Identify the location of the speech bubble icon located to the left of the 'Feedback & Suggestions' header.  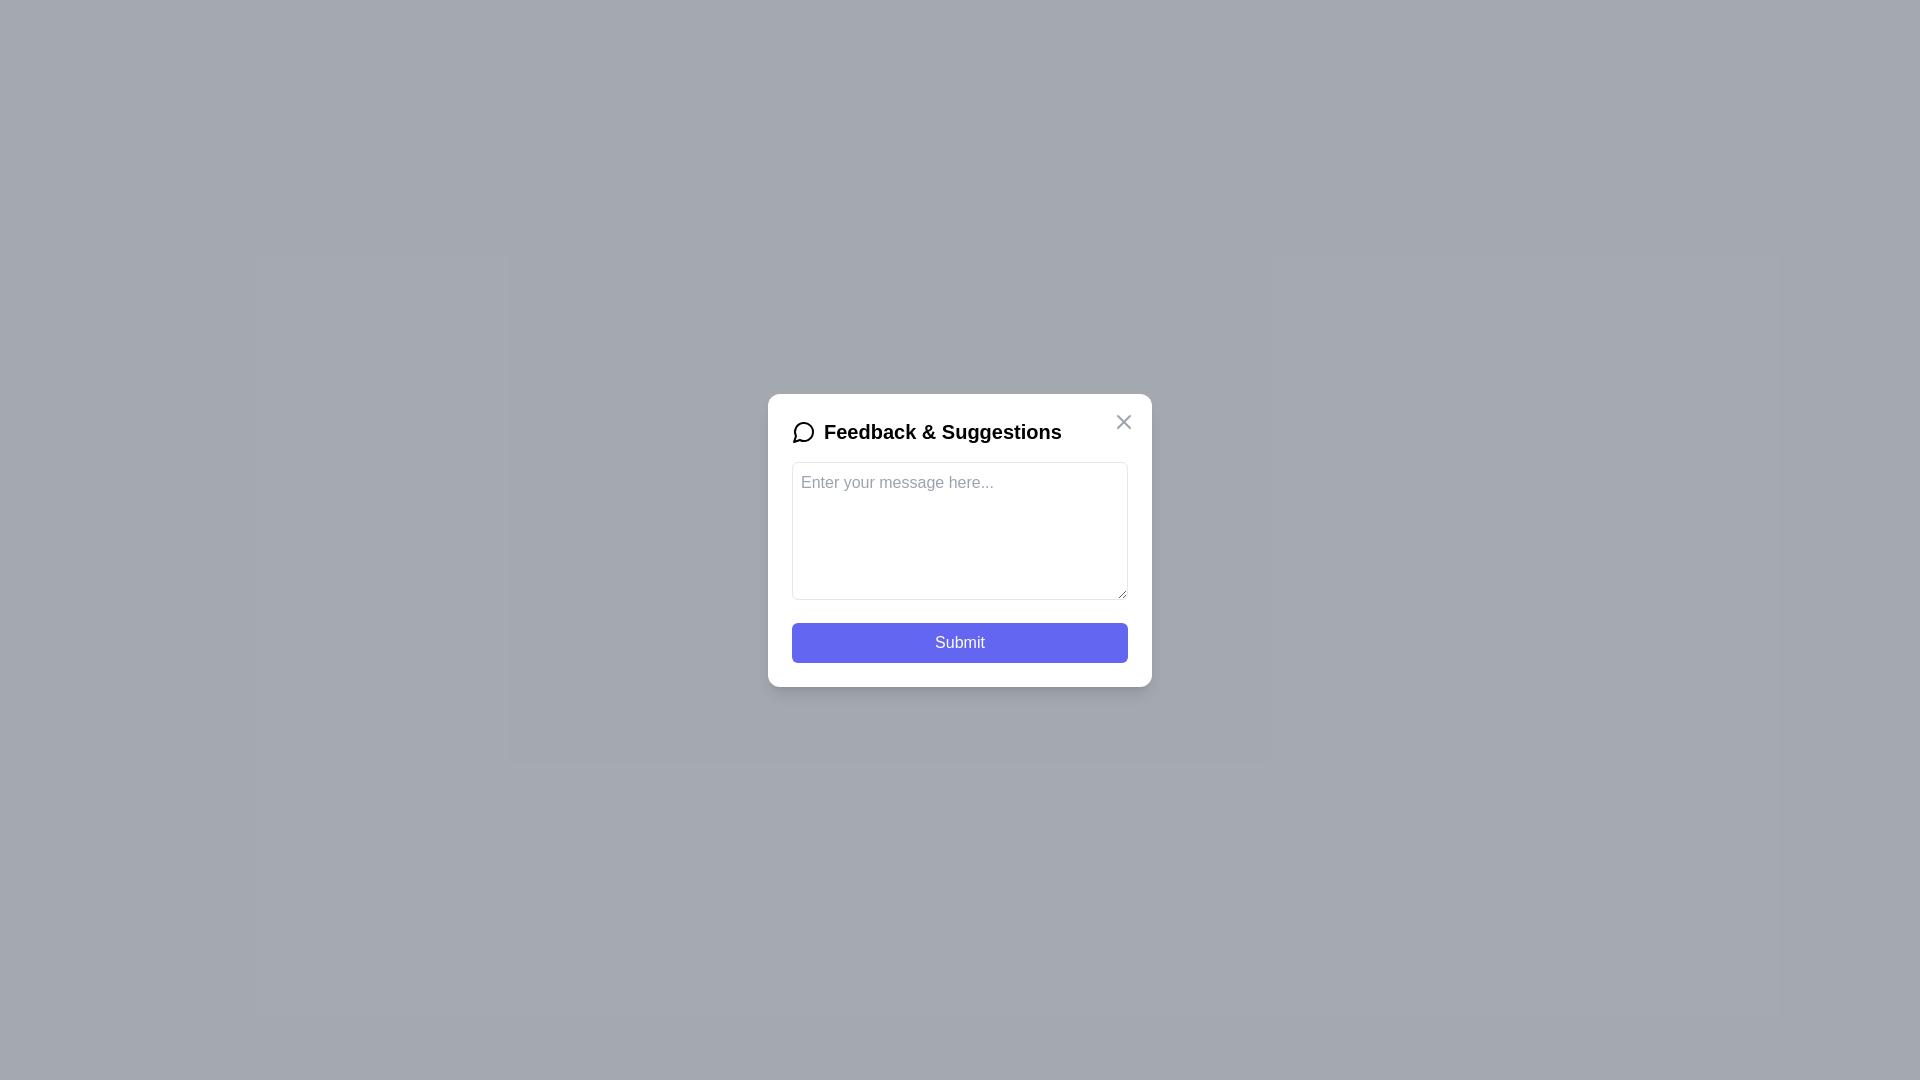
(804, 430).